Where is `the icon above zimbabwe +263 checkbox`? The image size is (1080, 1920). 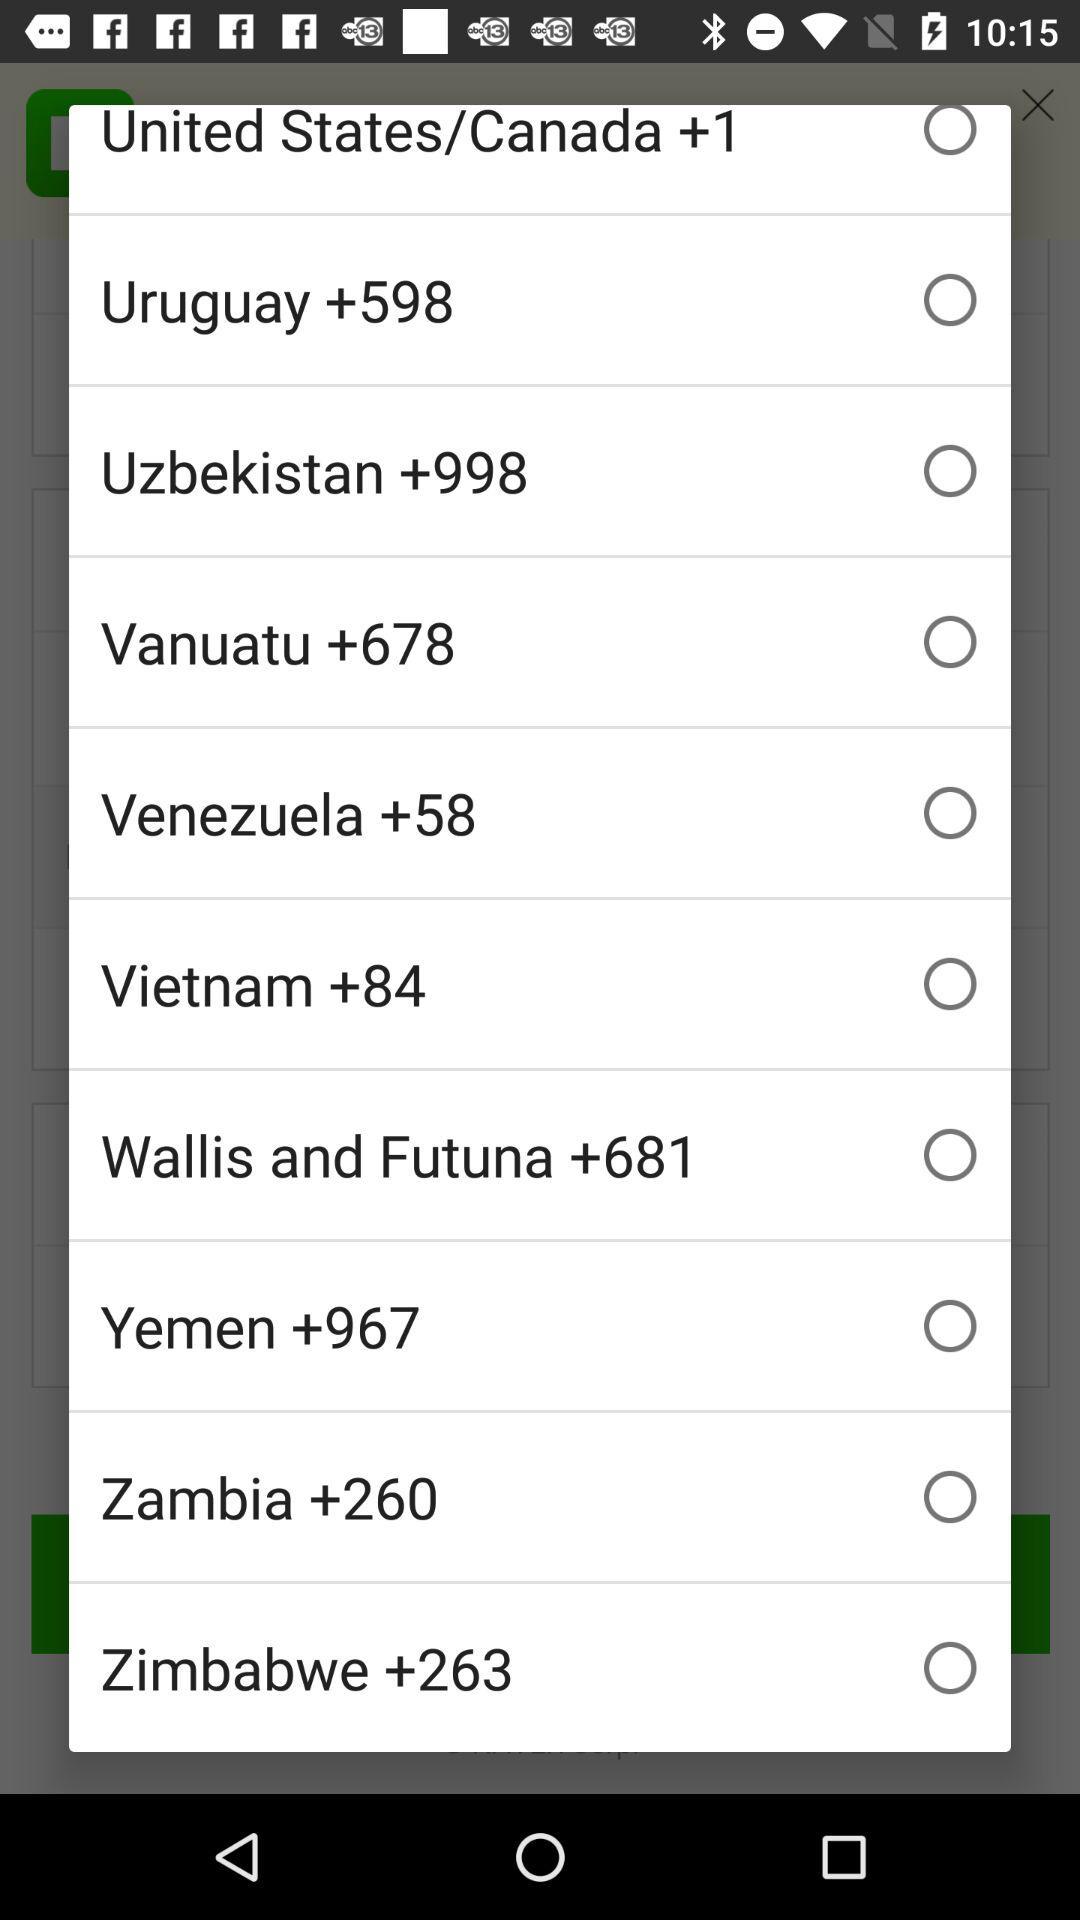
the icon above zimbabwe +263 checkbox is located at coordinates (540, 1497).